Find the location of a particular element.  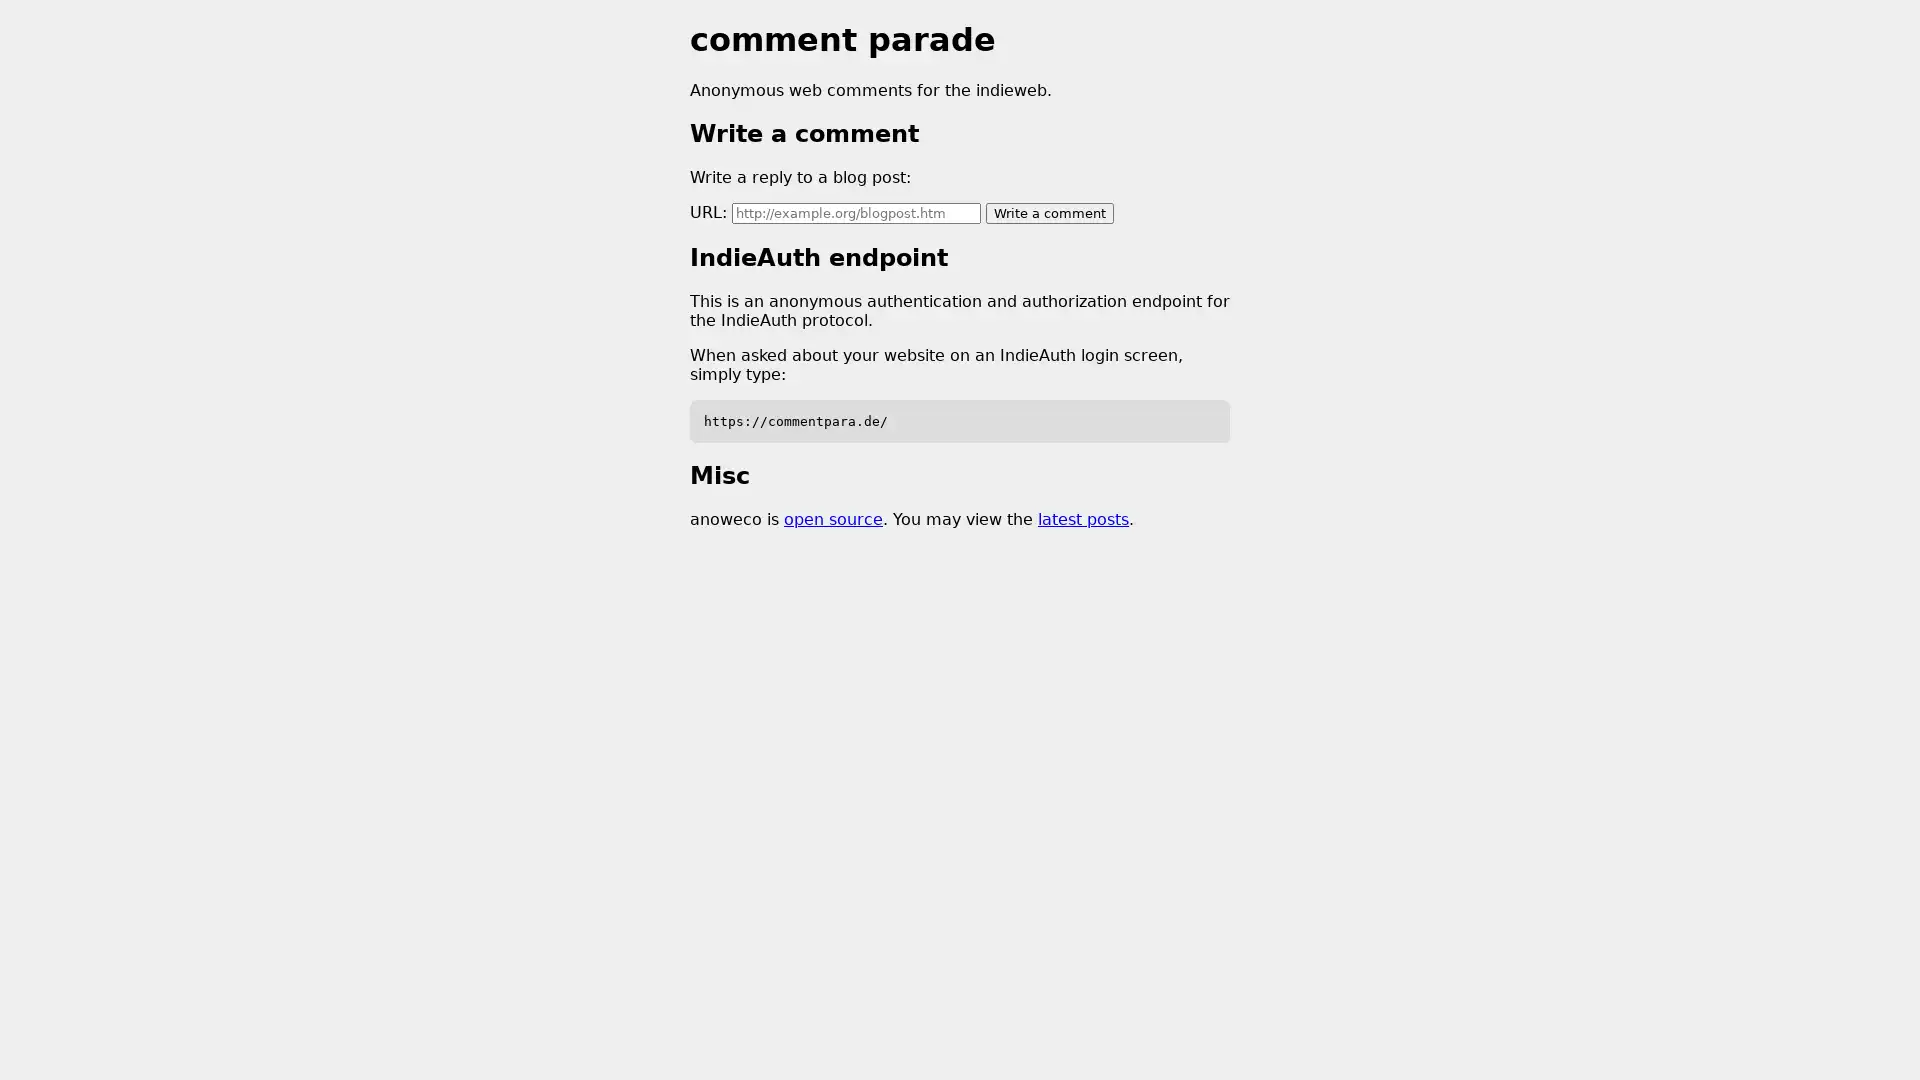

Write a comment is located at coordinates (1049, 212).